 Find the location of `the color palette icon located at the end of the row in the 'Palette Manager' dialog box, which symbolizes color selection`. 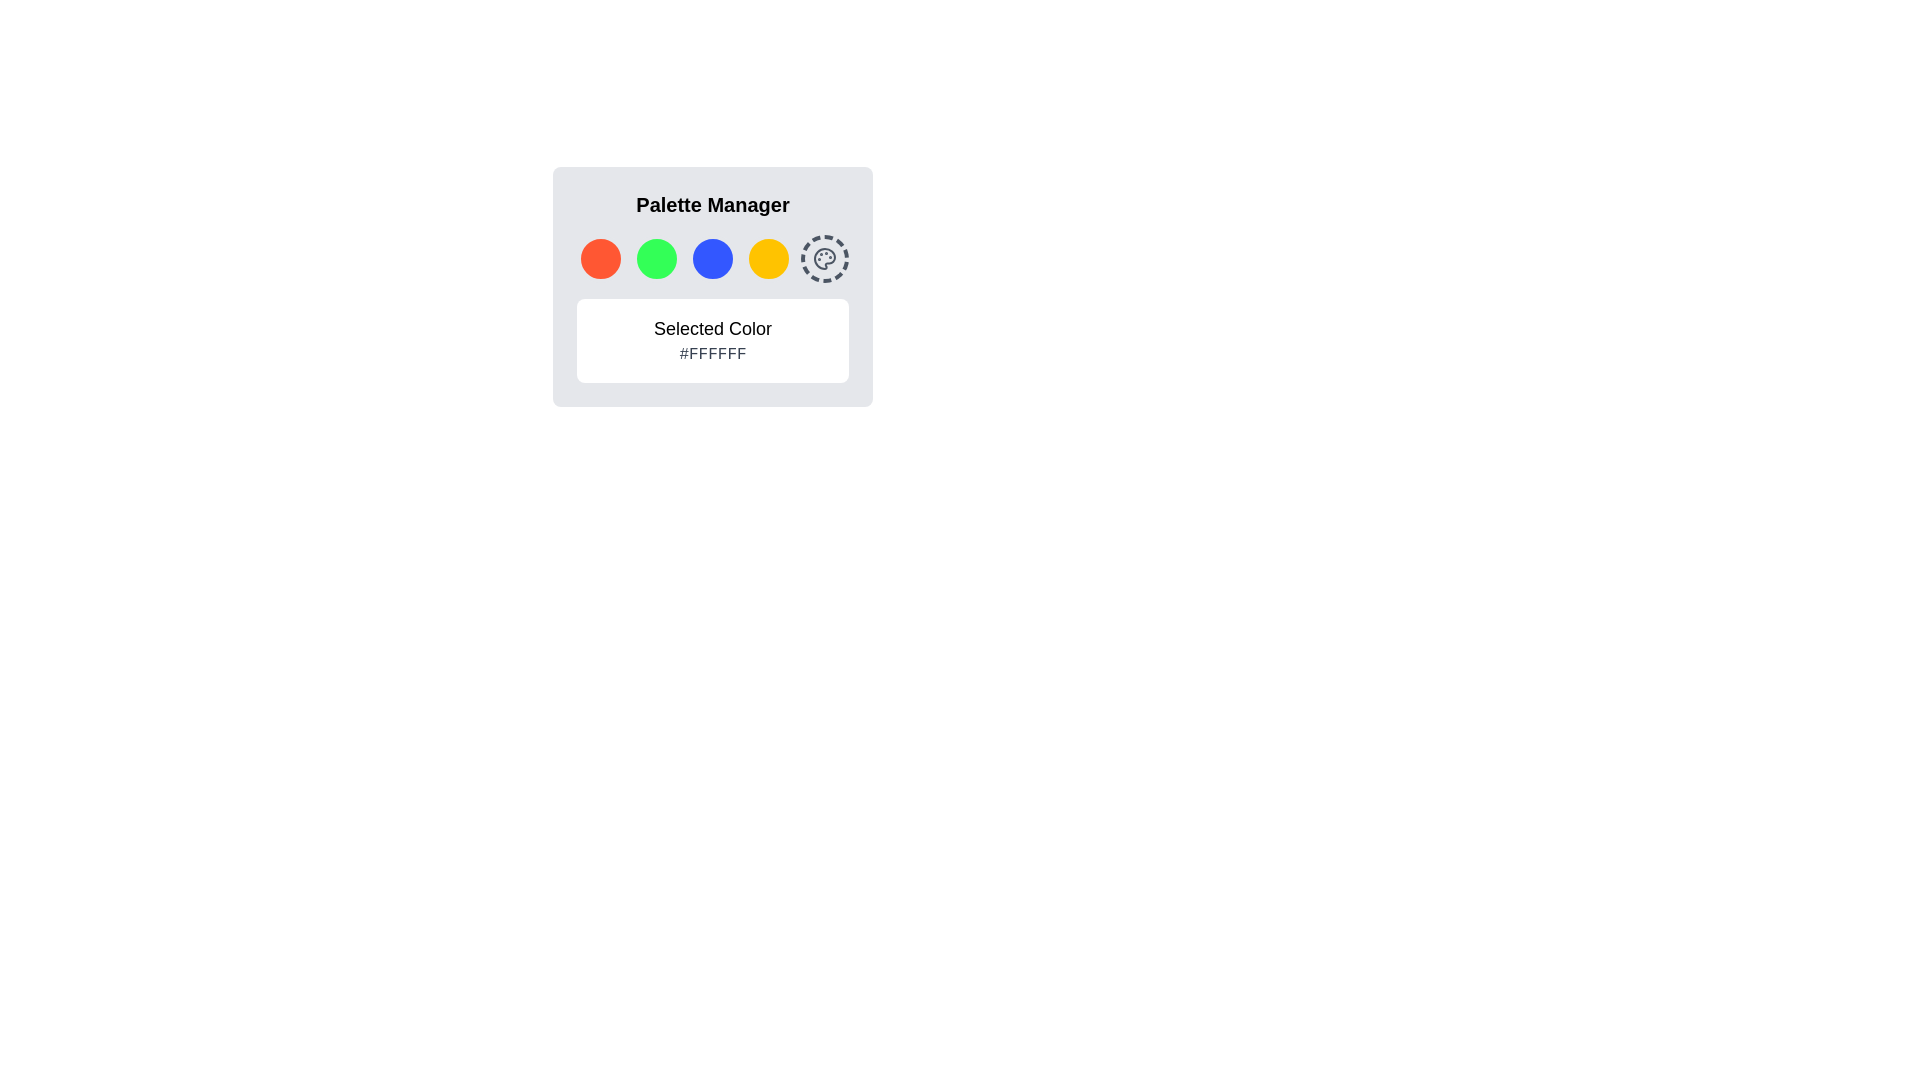

the color palette icon located at the end of the row in the 'Palette Manager' dialog box, which symbolizes color selection is located at coordinates (825, 257).